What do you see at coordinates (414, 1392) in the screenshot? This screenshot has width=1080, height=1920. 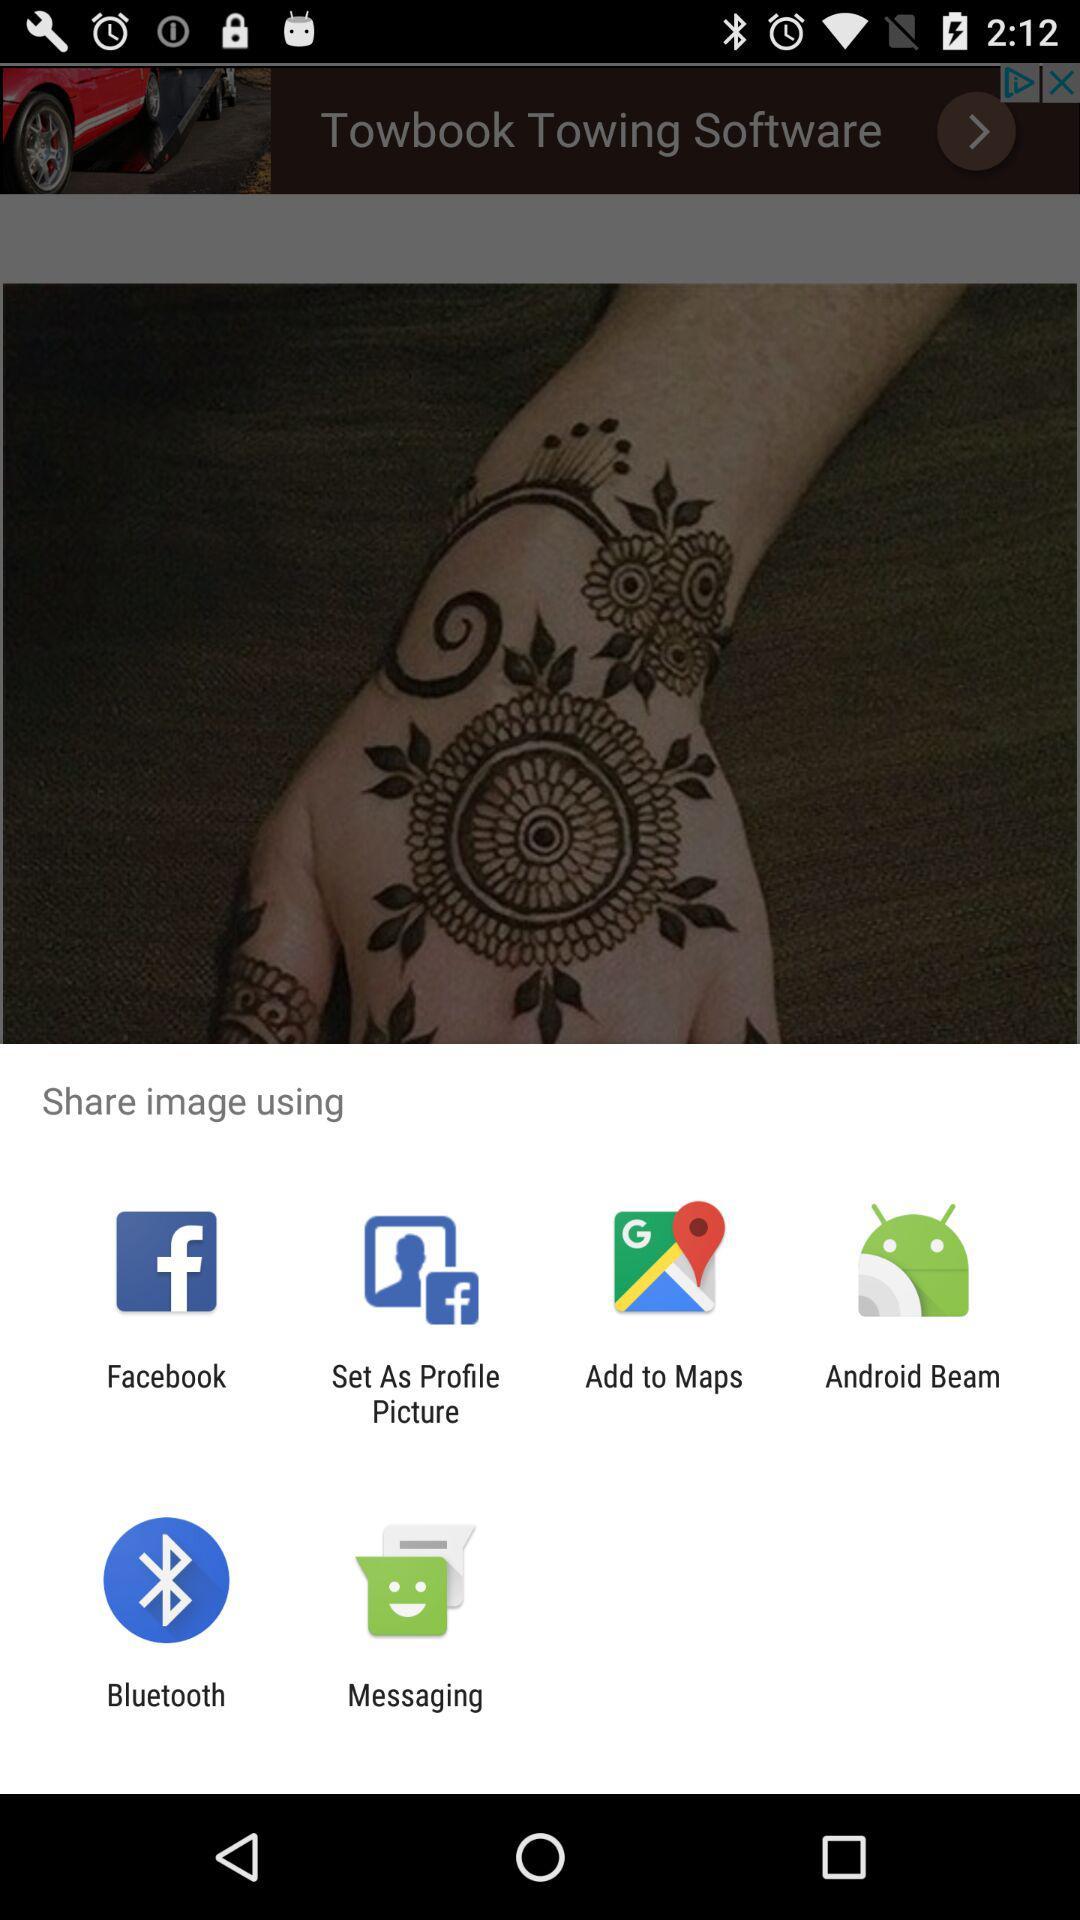 I see `app next to facebook app` at bounding box center [414, 1392].